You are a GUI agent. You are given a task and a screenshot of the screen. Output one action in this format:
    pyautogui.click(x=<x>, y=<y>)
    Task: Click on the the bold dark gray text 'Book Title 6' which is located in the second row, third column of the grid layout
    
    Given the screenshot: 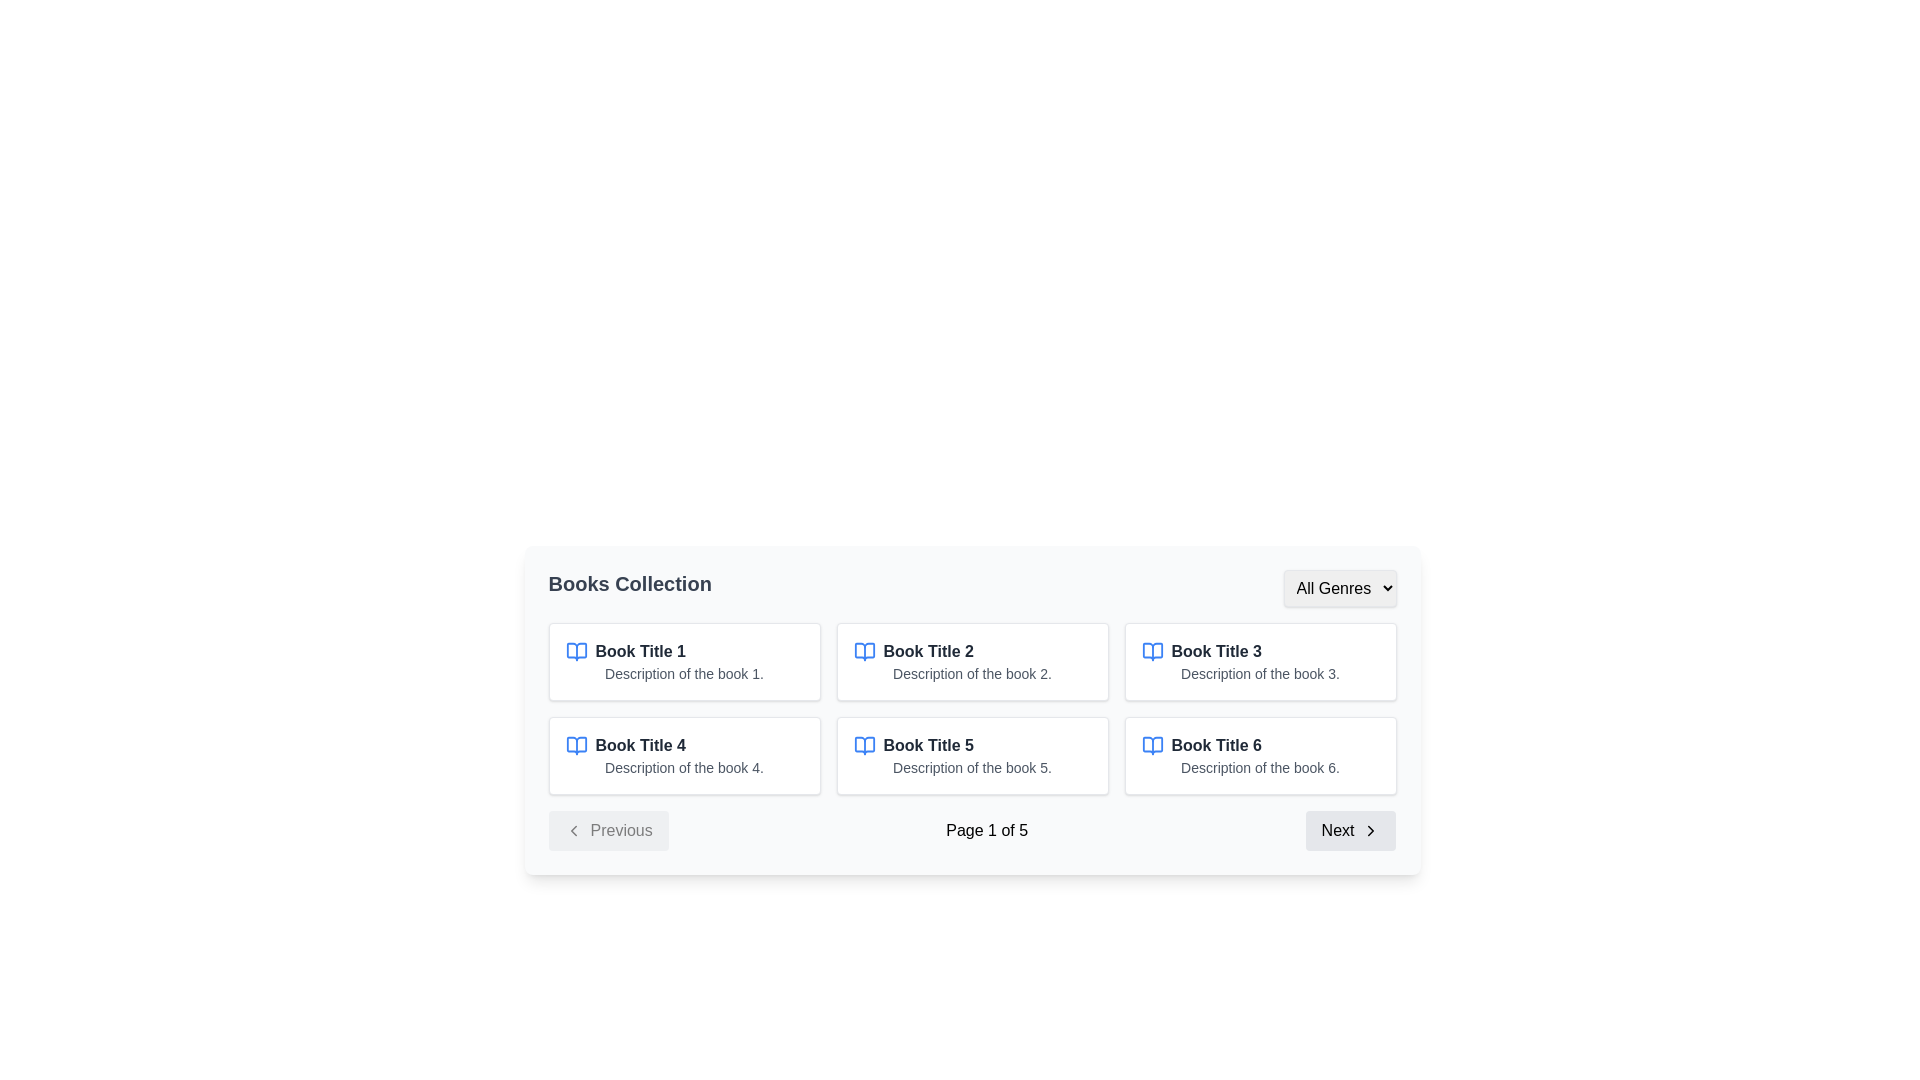 What is the action you would take?
    pyautogui.click(x=1259, y=745)
    